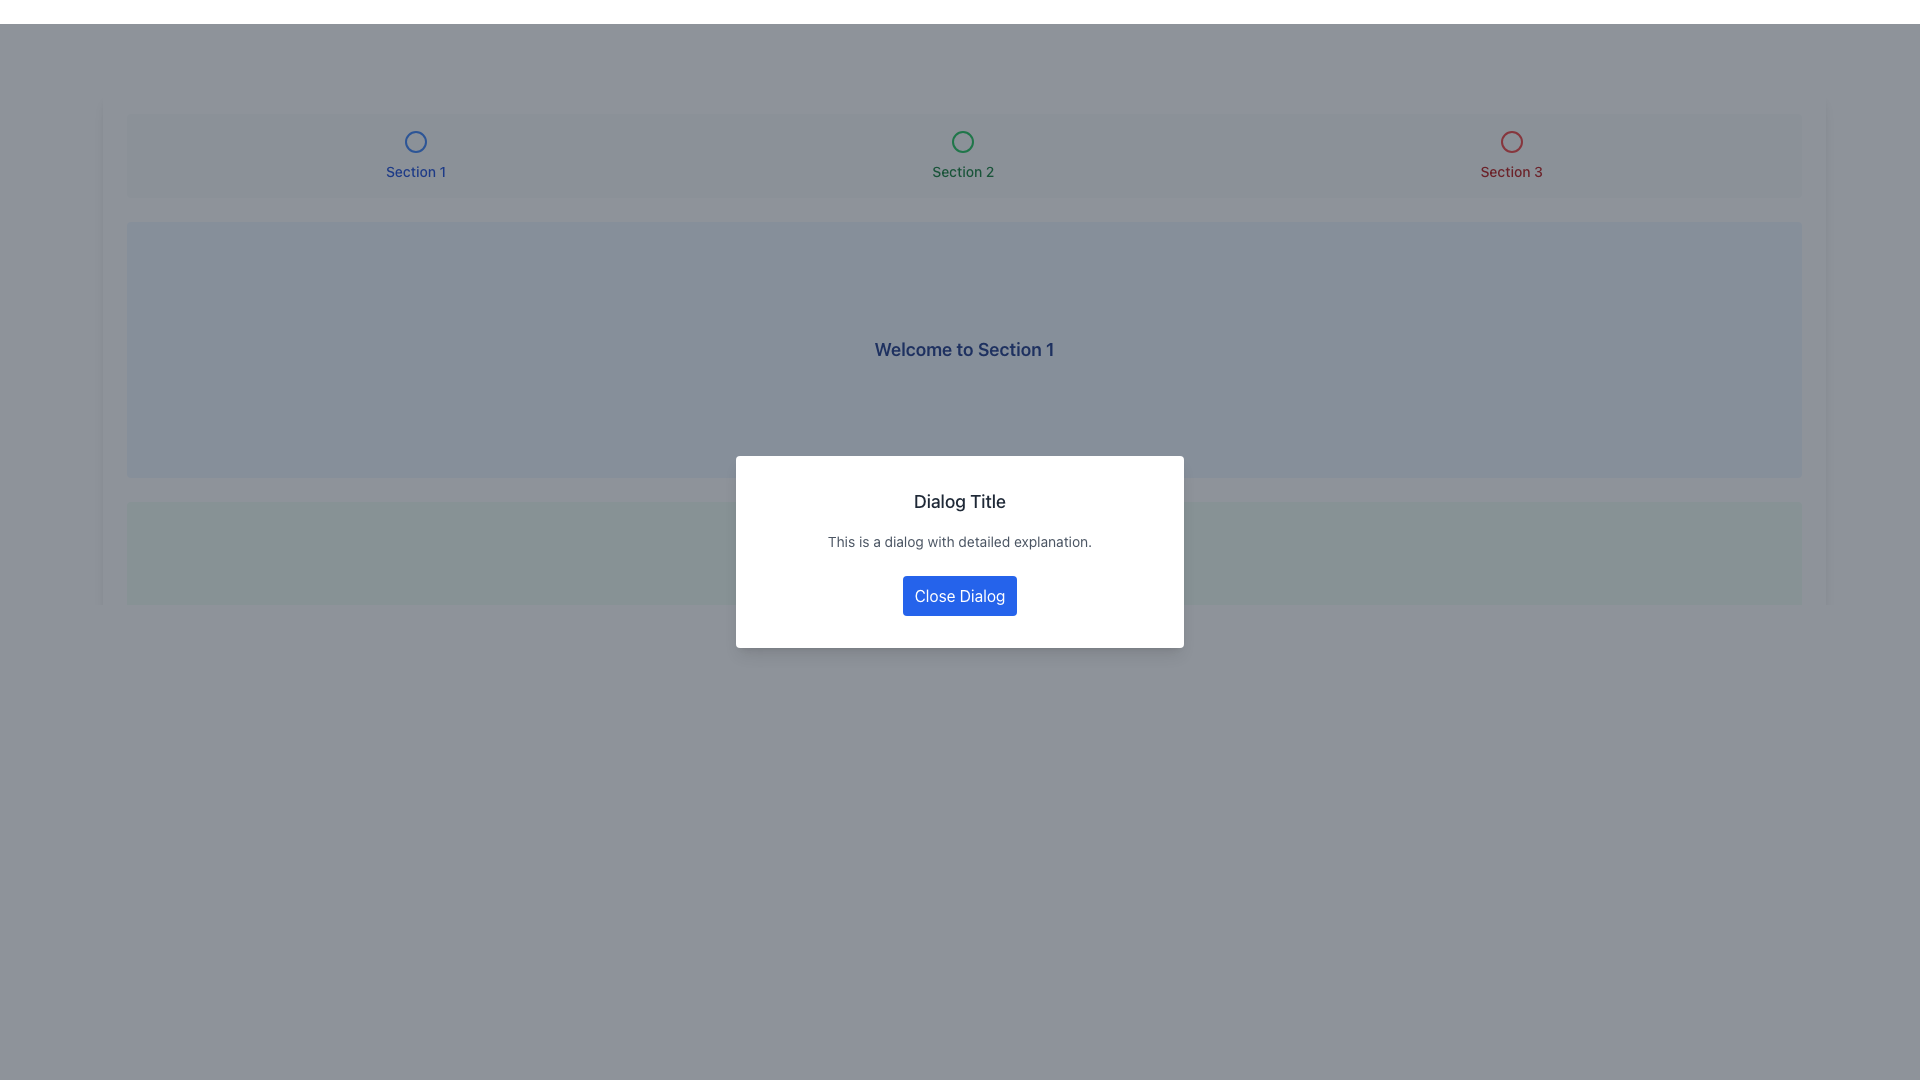 Image resolution: width=1920 pixels, height=1080 pixels. What do you see at coordinates (963, 154) in the screenshot?
I see `the Interactive button-like link labeled 'Section 2' to trigger hover effects` at bounding box center [963, 154].